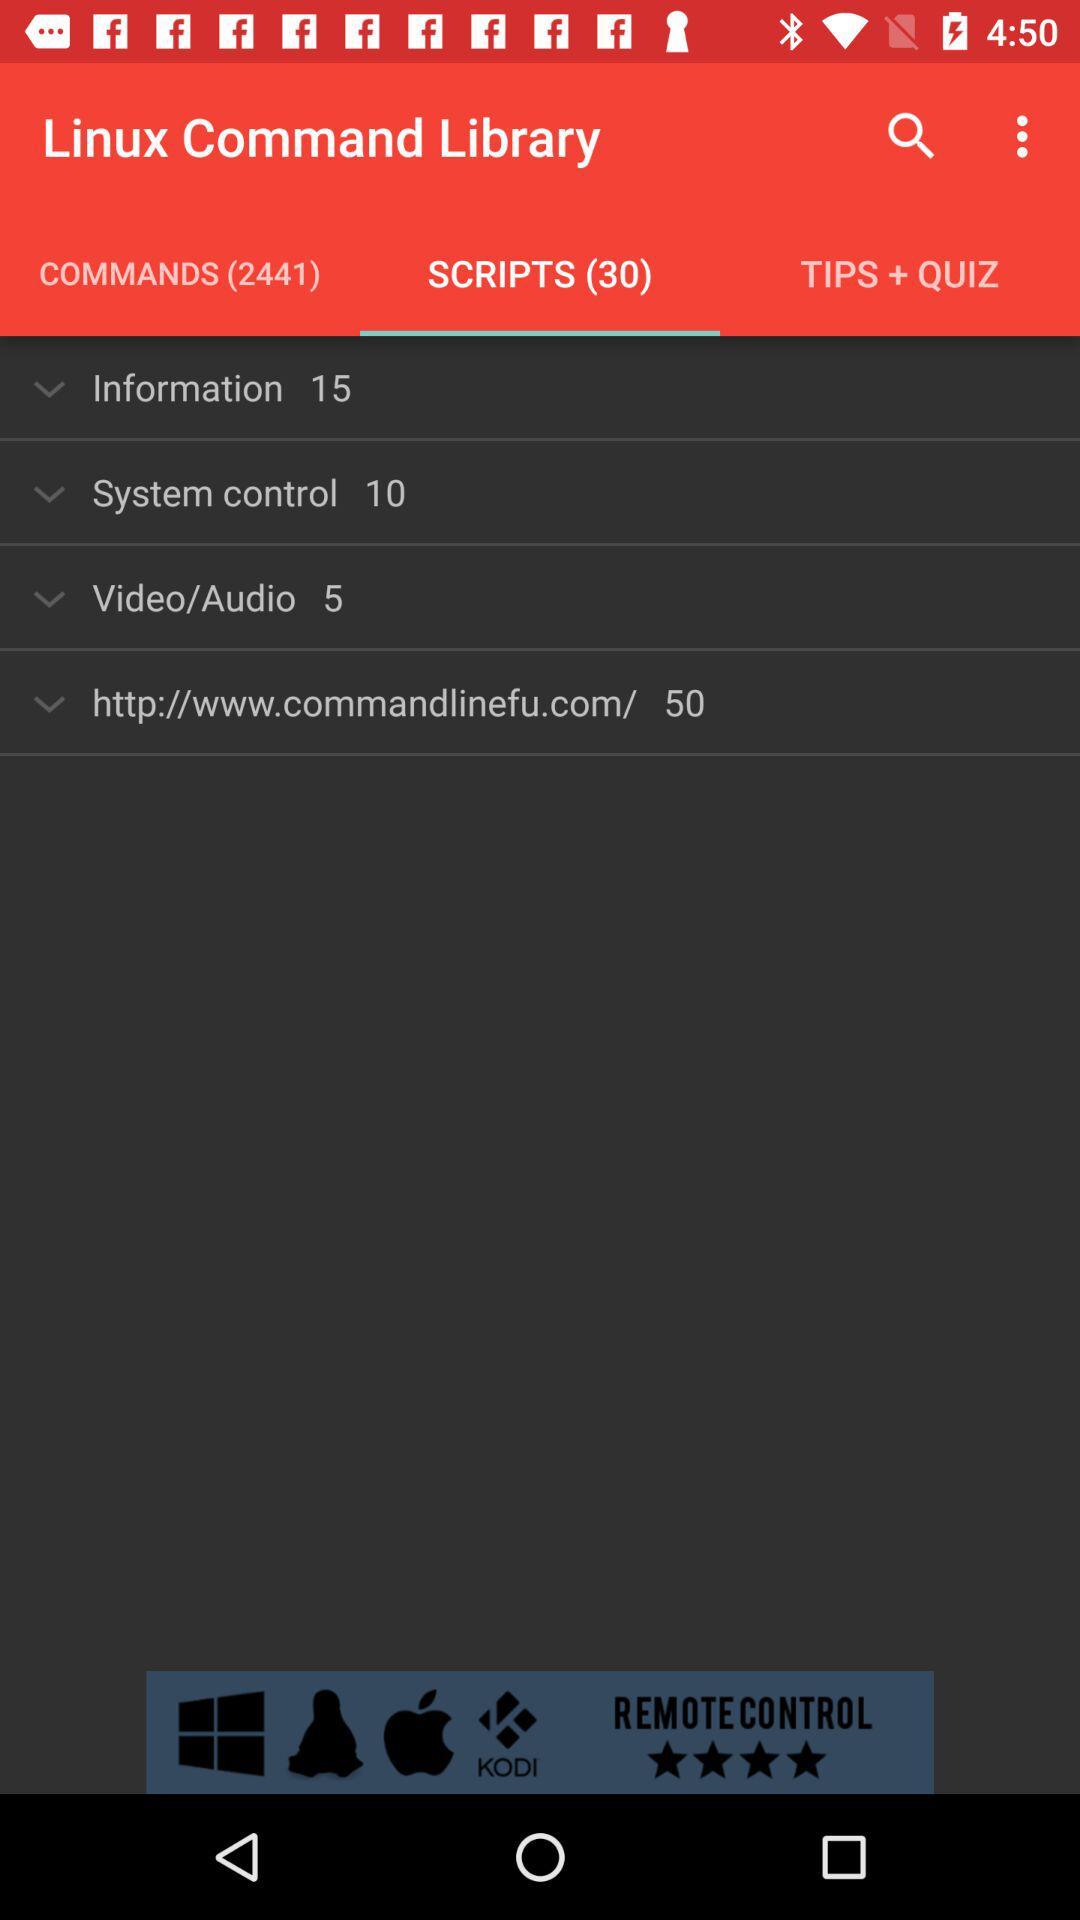 Image resolution: width=1080 pixels, height=1920 pixels. Describe the element at coordinates (540, 1731) in the screenshot. I see `open remote control advertisement` at that location.